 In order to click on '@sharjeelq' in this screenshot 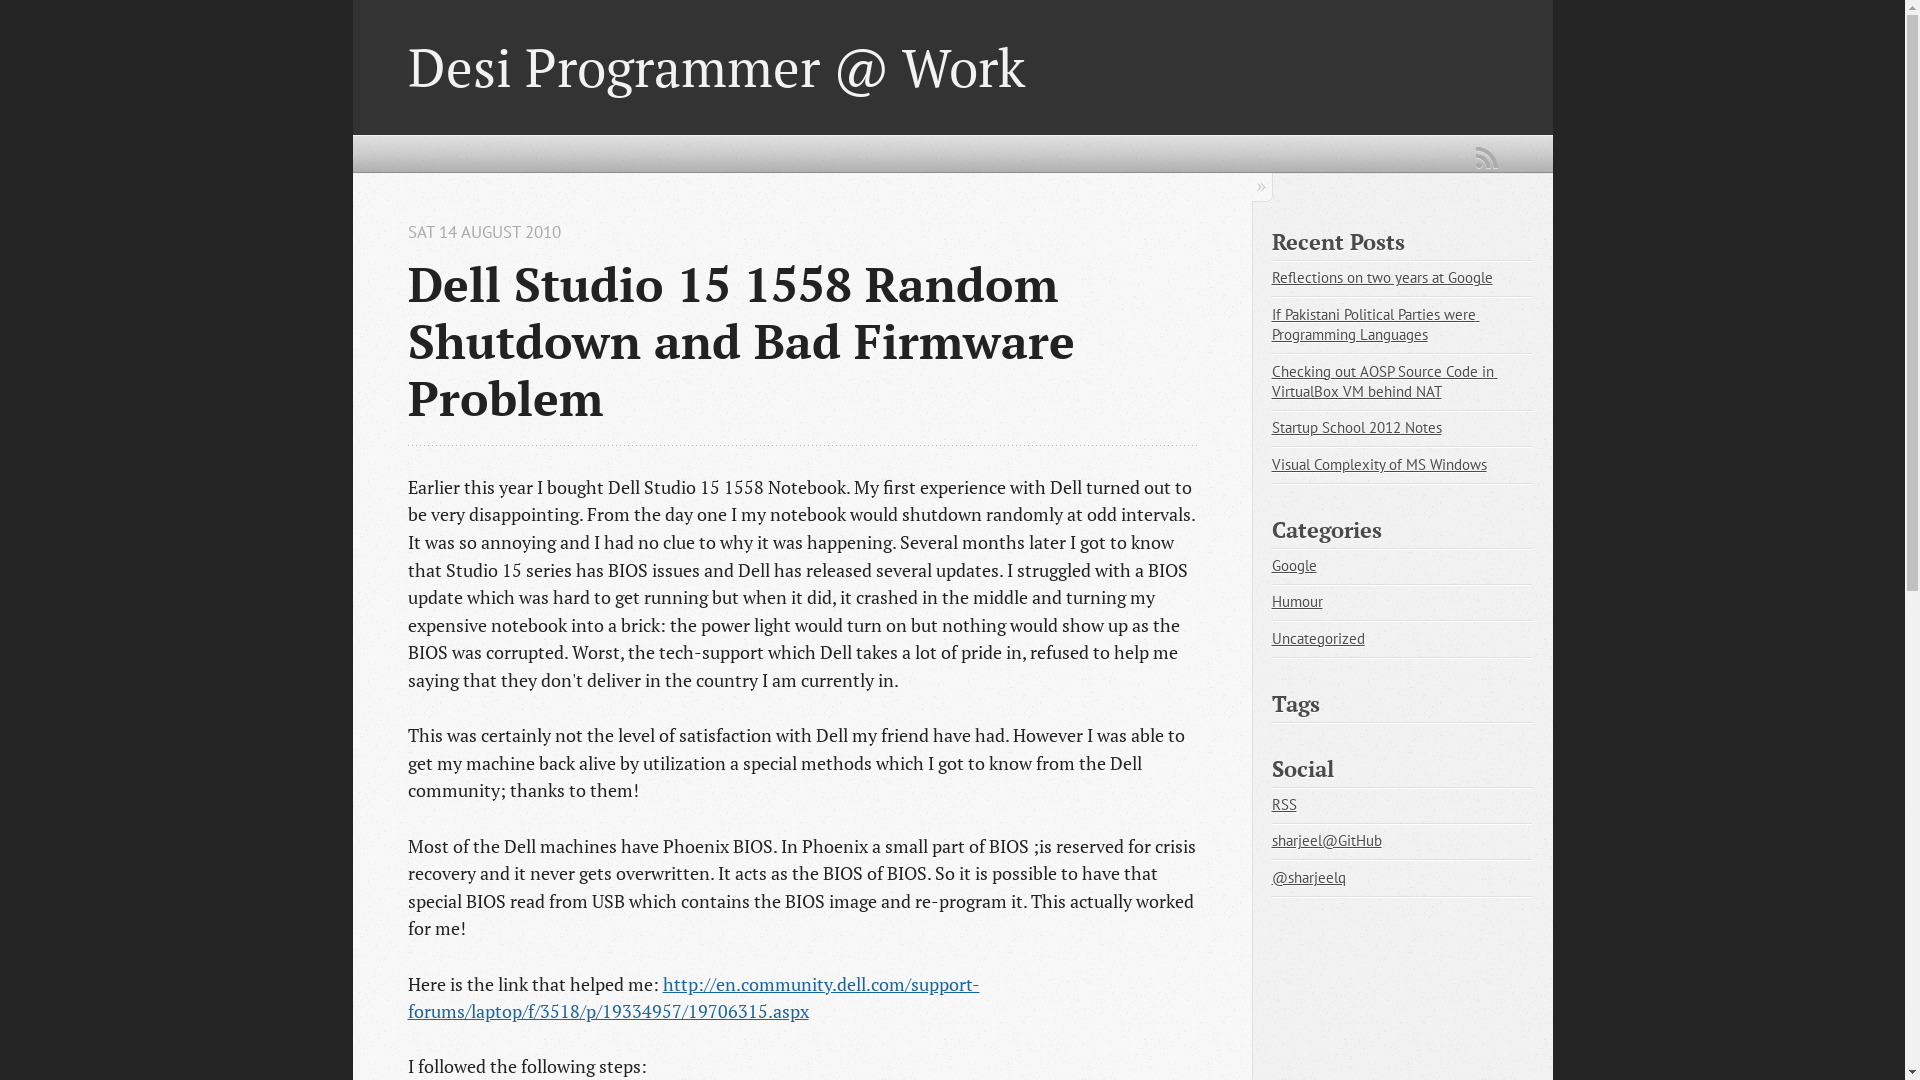, I will do `click(1271, 876)`.